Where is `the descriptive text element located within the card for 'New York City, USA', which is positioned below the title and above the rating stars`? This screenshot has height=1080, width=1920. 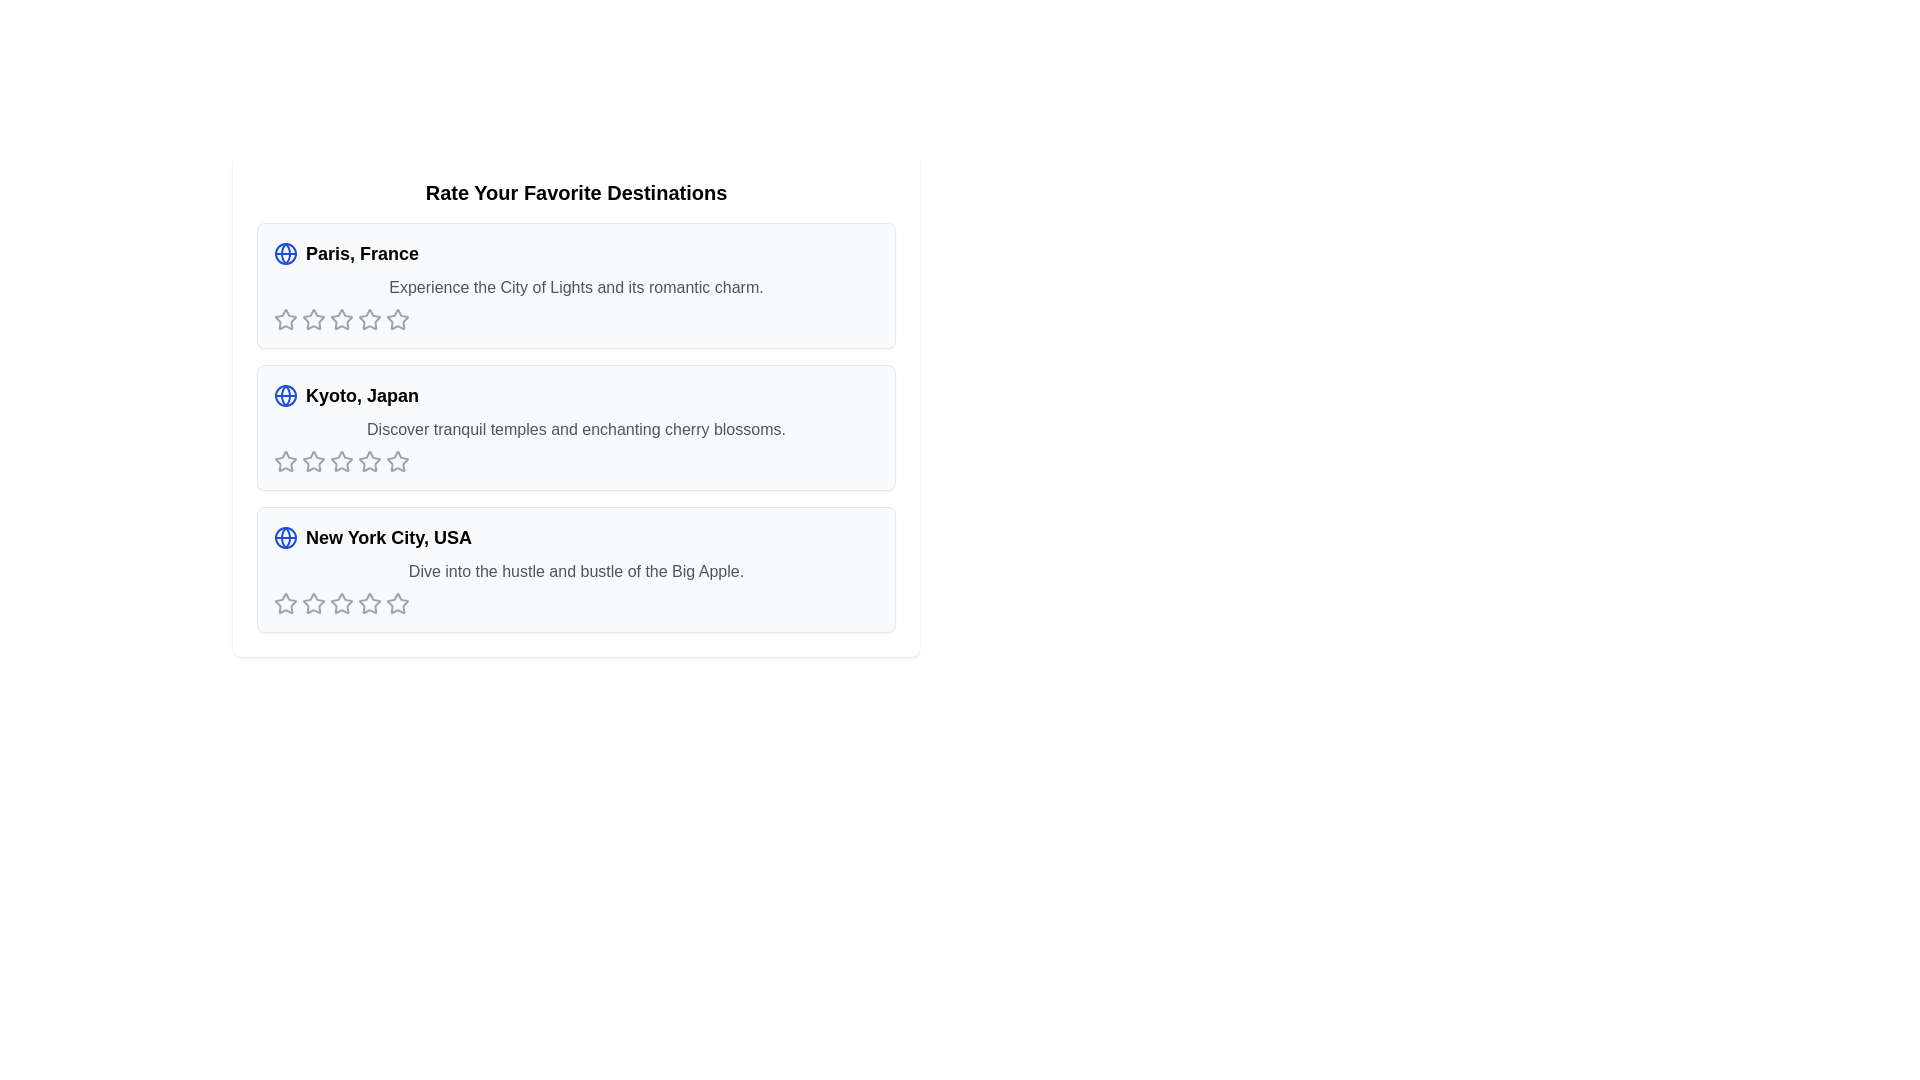
the descriptive text element located within the card for 'New York City, USA', which is positioned below the title and above the rating stars is located at coordinates (575, 571).